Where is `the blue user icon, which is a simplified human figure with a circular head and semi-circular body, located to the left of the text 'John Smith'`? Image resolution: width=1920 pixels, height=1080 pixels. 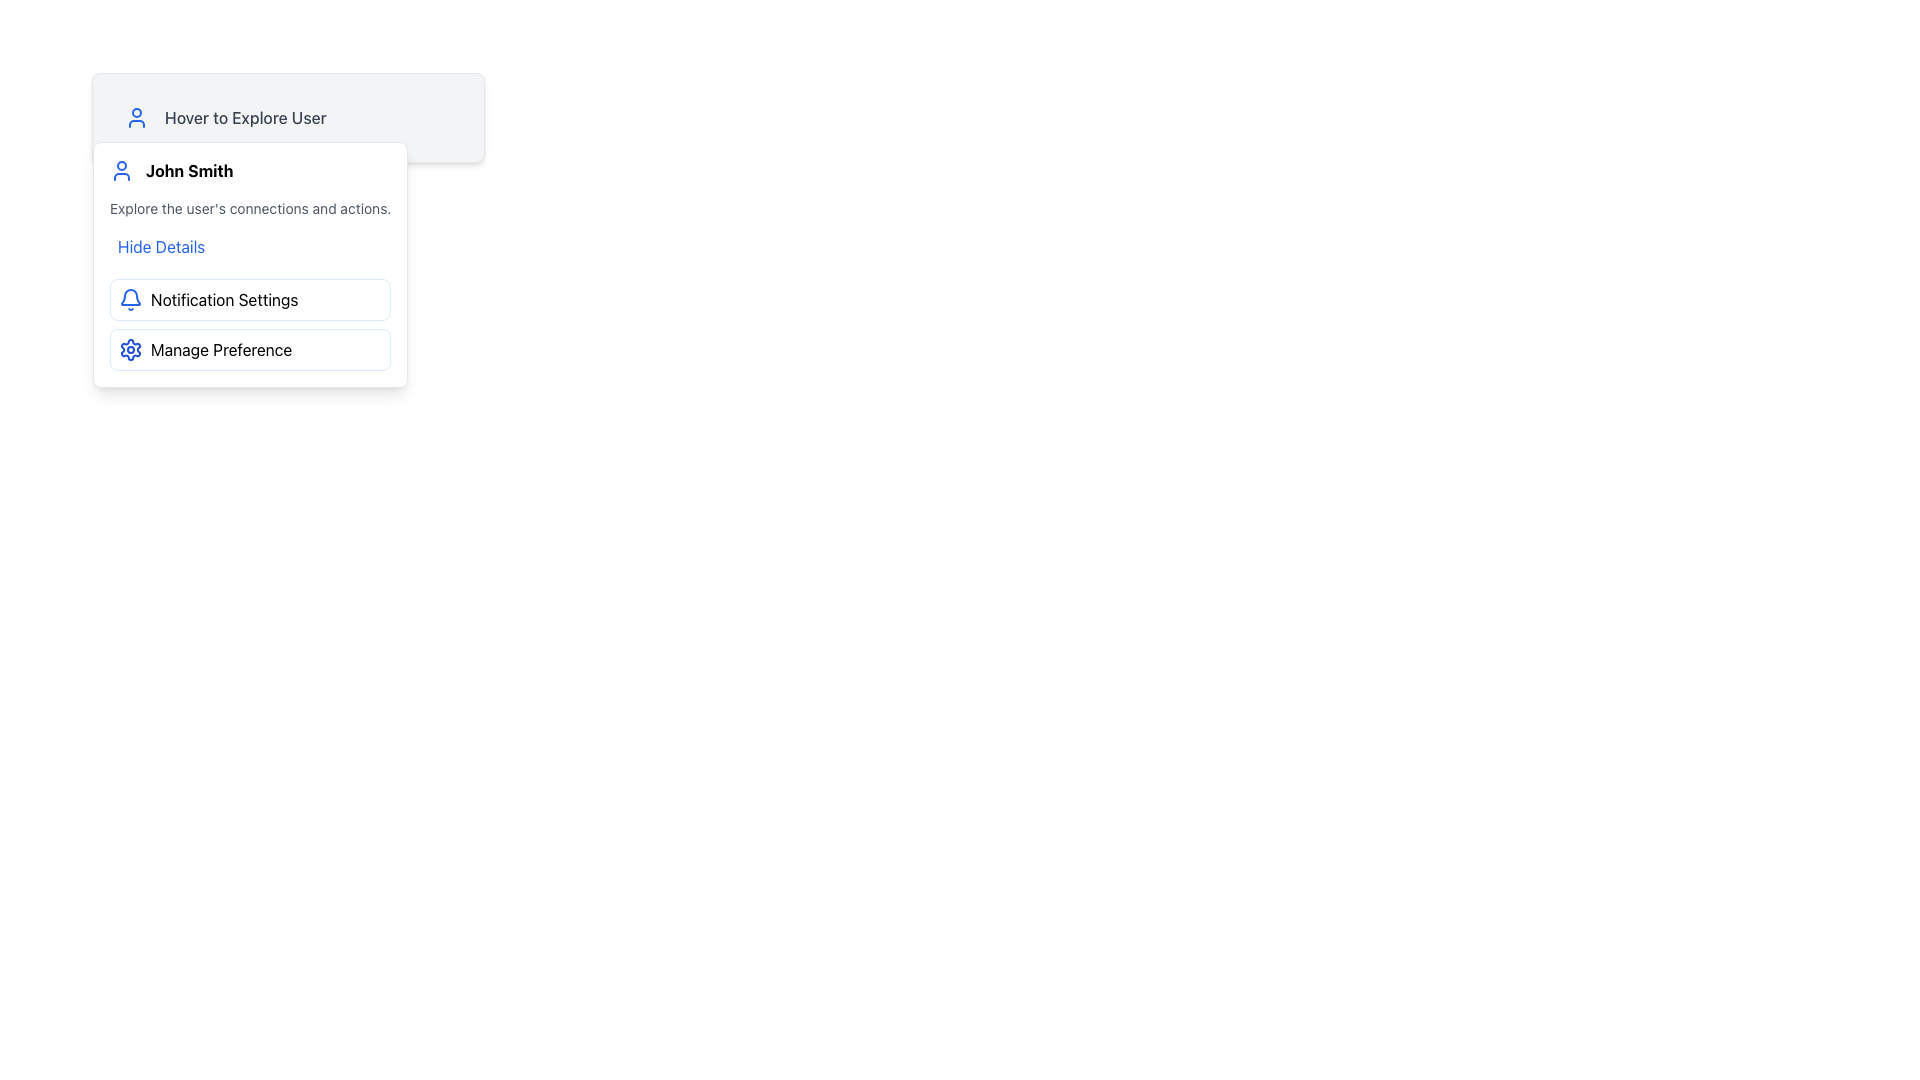
the blue user icon, which is a simplified human figure with a circular head and semi-circular body, located to the left of the text 'John Smith' is located at coordinates (120, 169).